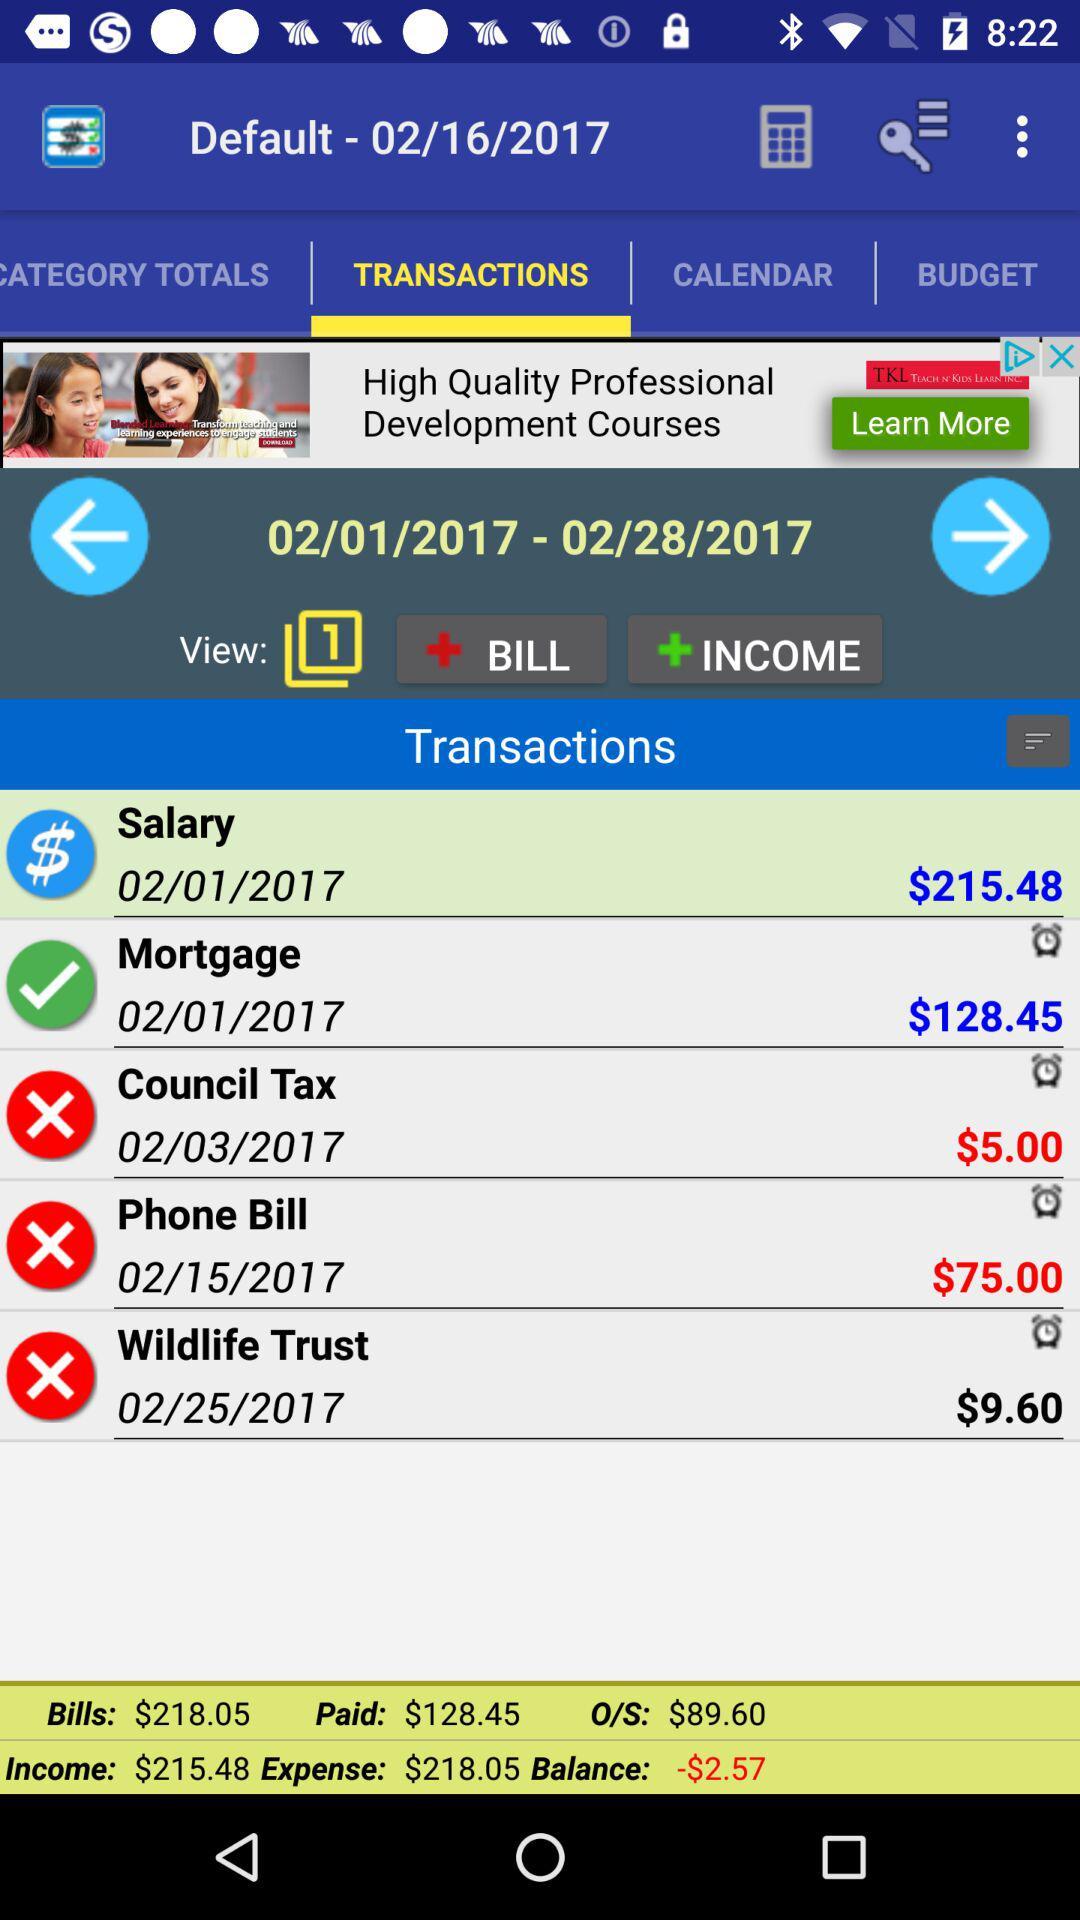 The width and height of the screenshot is (1080, 1920). Describe the element at coordinates (1036, 739) in the screenshot. I see `more information button` at that location.